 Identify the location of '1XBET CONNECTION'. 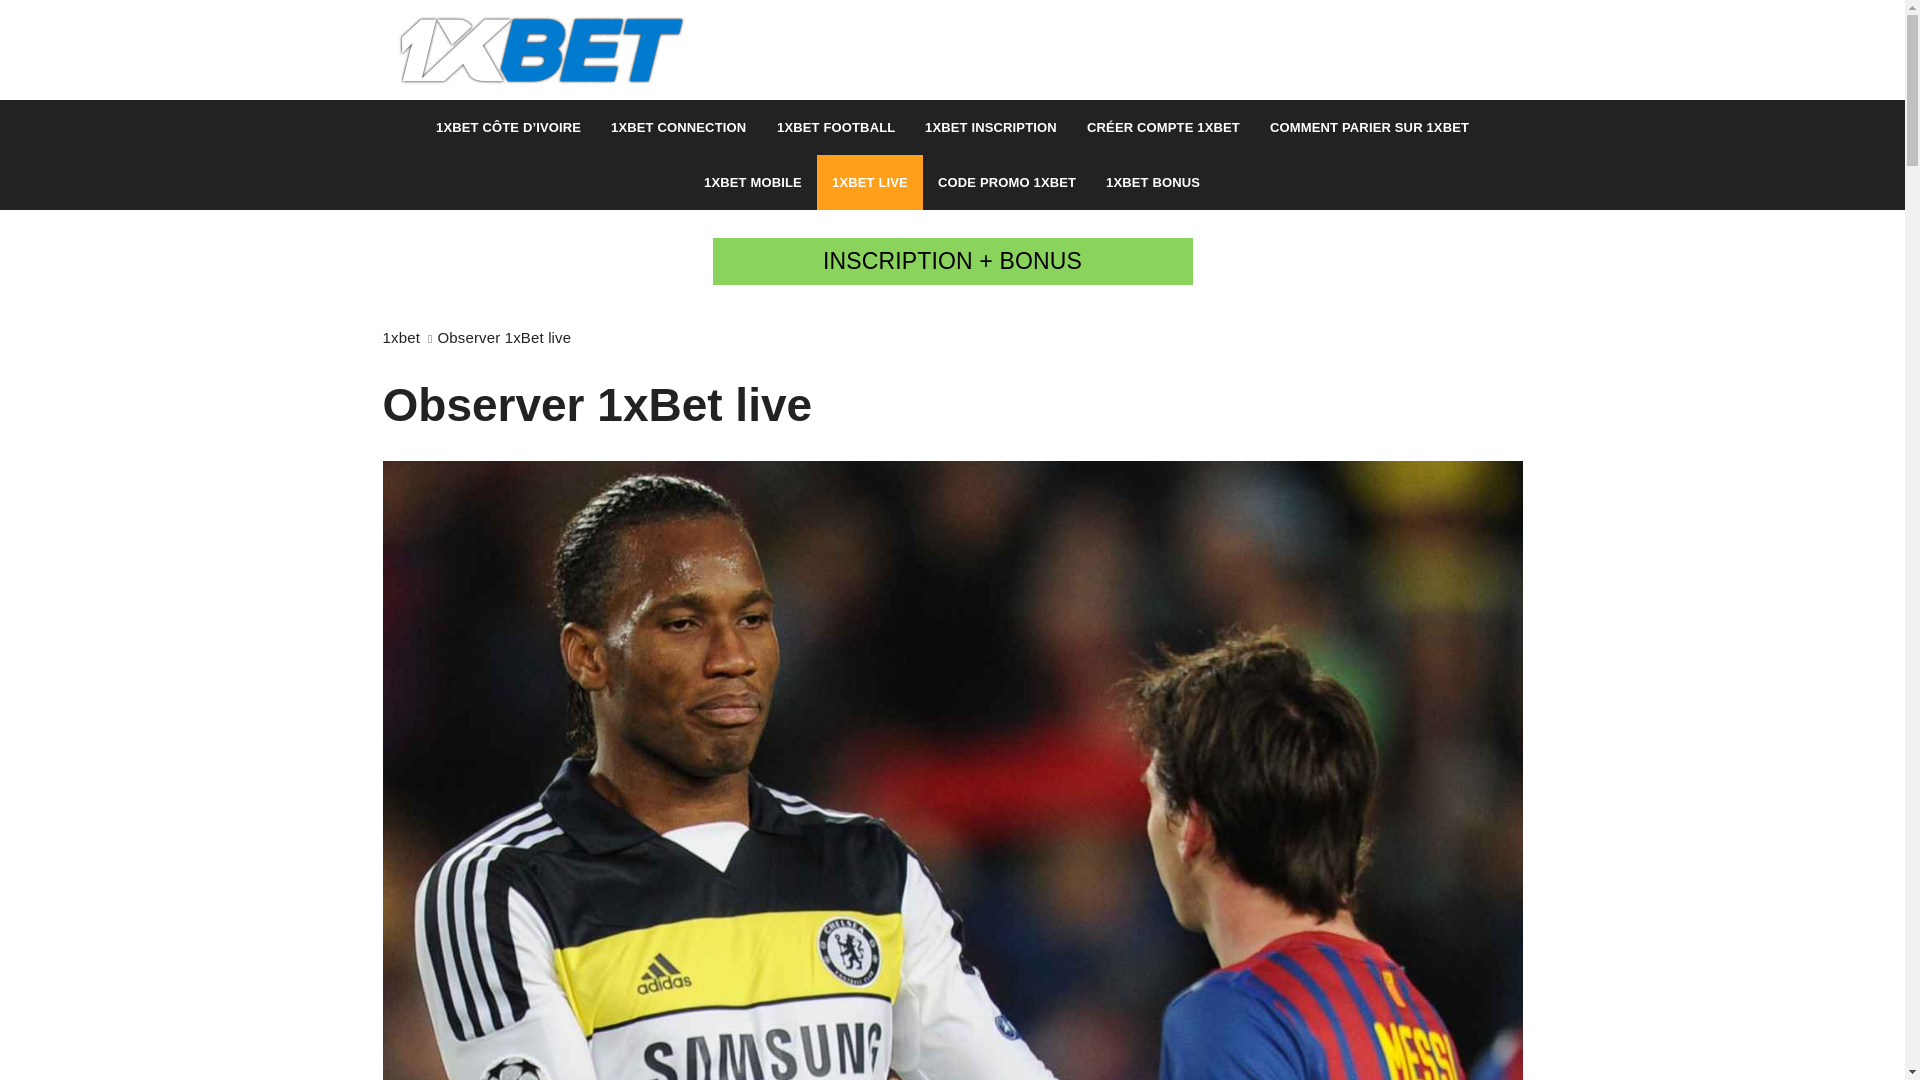
(678, 127).